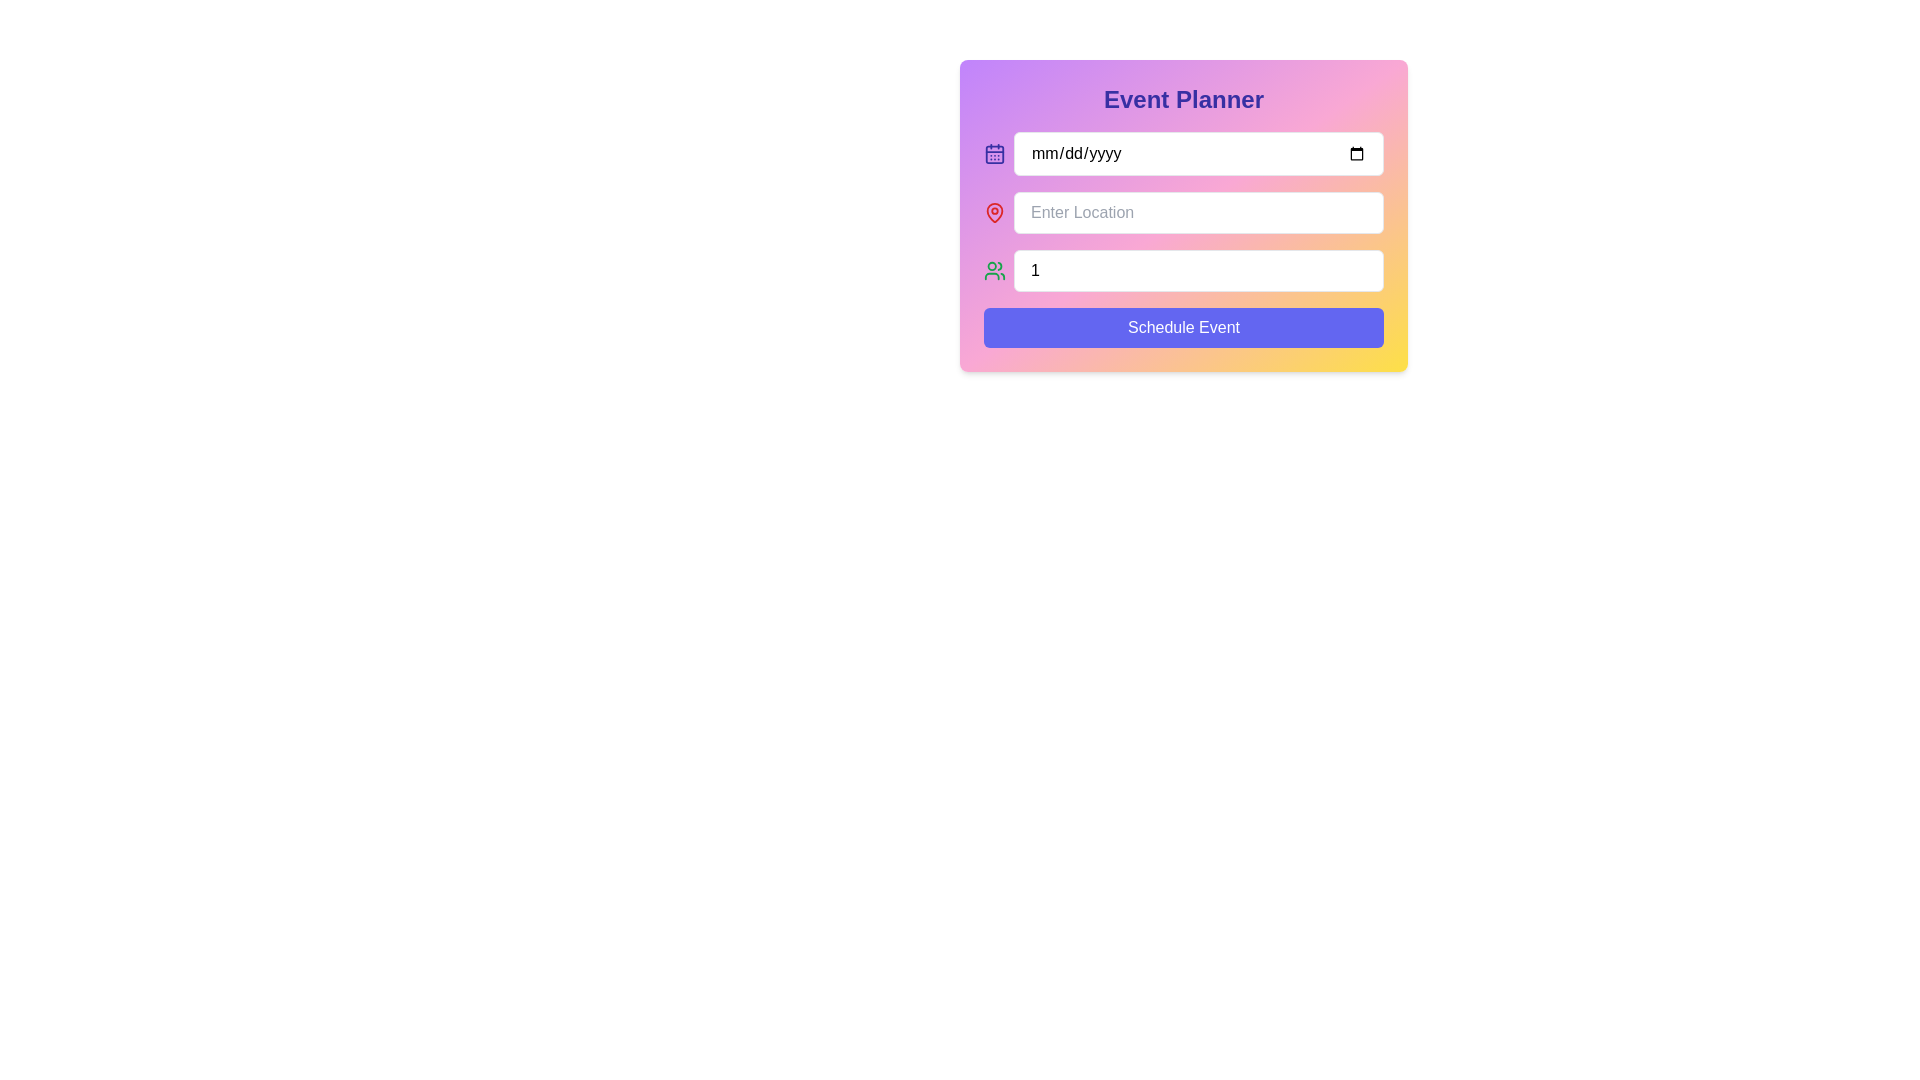  I want to click on the green icon representing a group of users located in the third row of the 'Event Planner' interface, to the left of a number input field, so click(994, 270).